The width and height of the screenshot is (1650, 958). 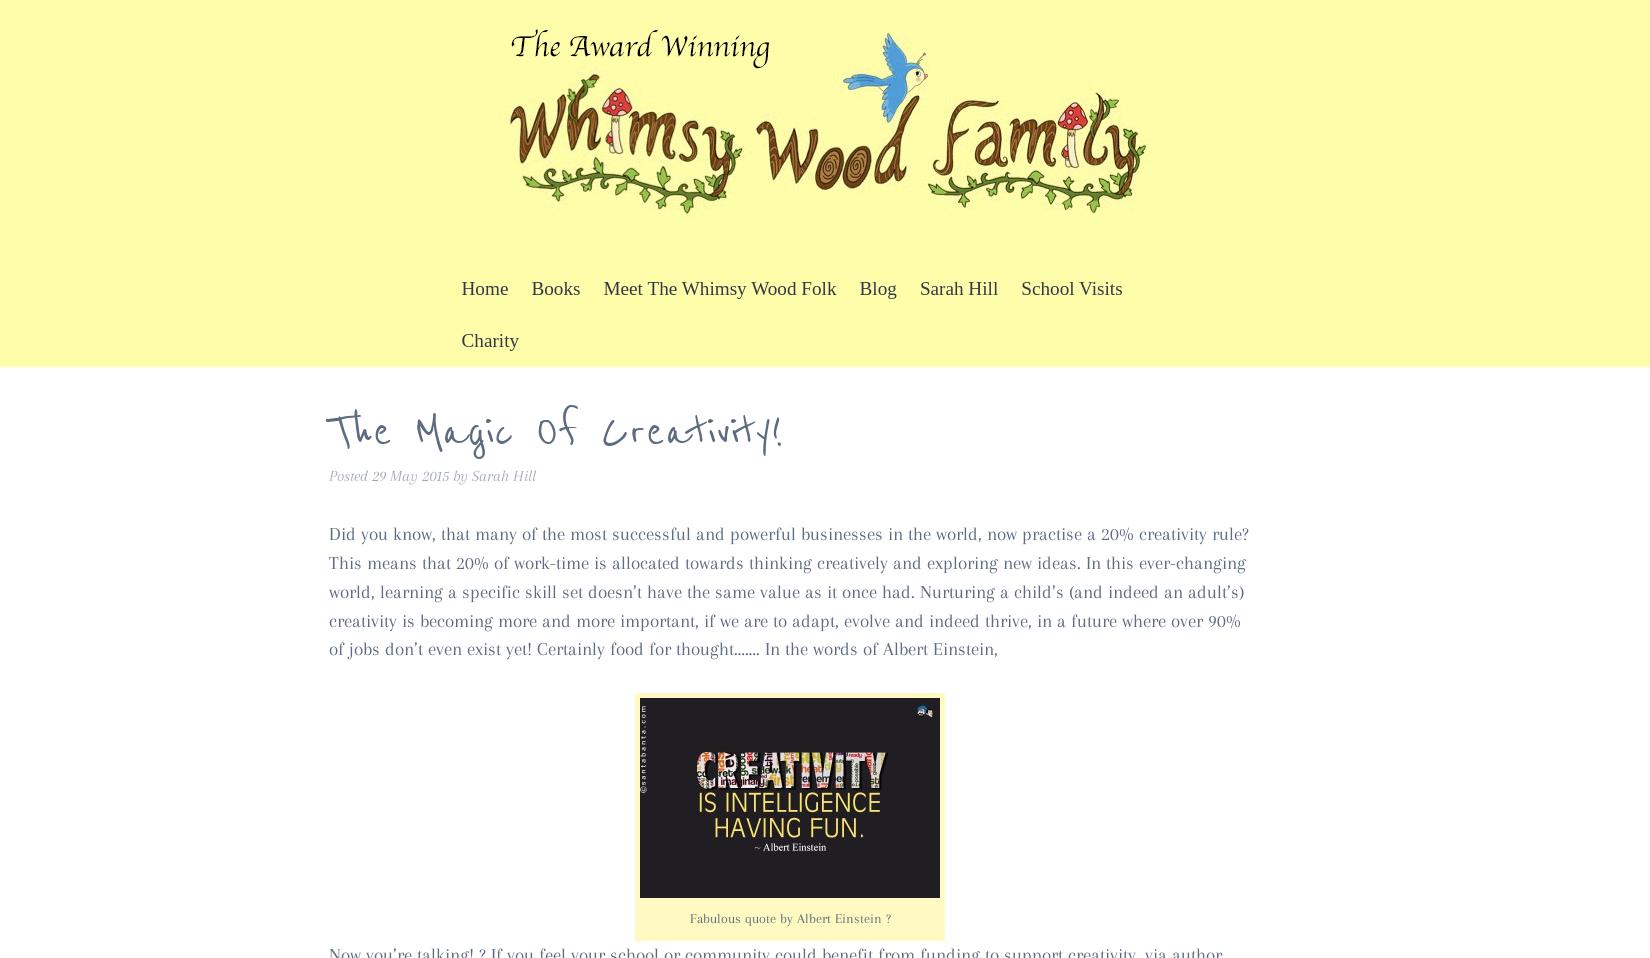 I want to click on 'Books', so click(x=554, y=287).